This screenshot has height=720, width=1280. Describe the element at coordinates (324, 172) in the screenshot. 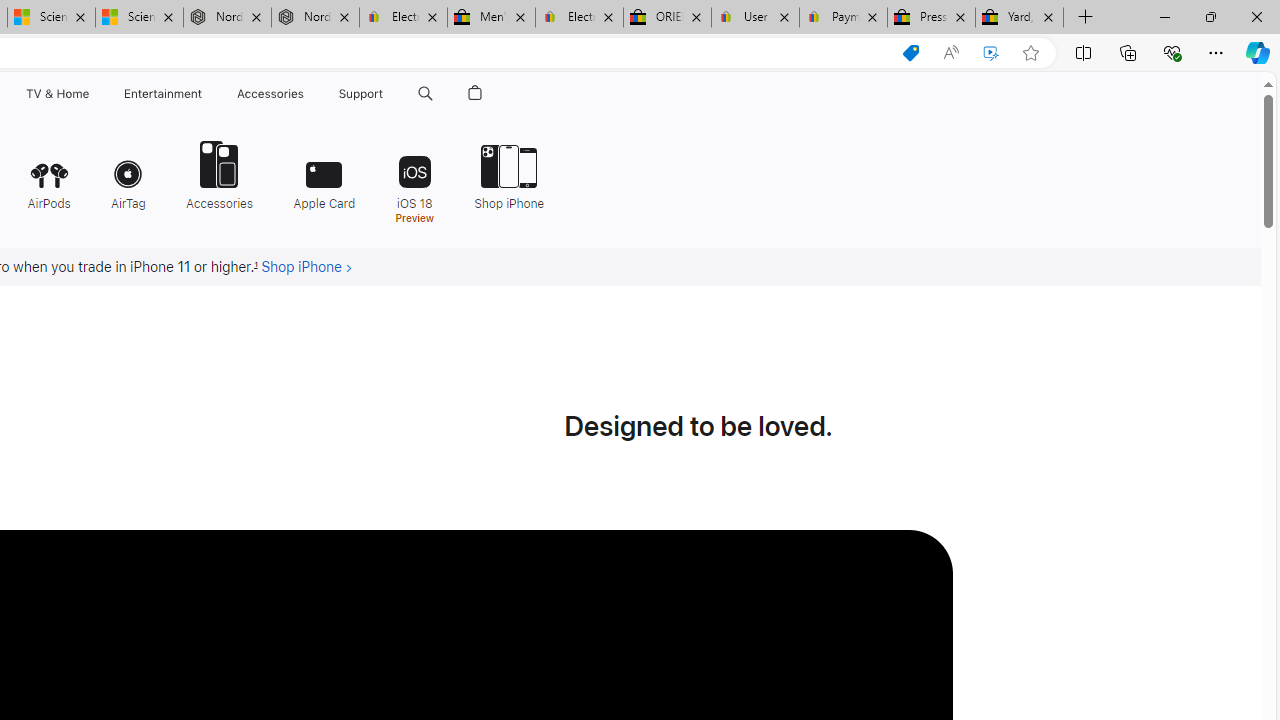

I see `'Apple Card'` at that location.